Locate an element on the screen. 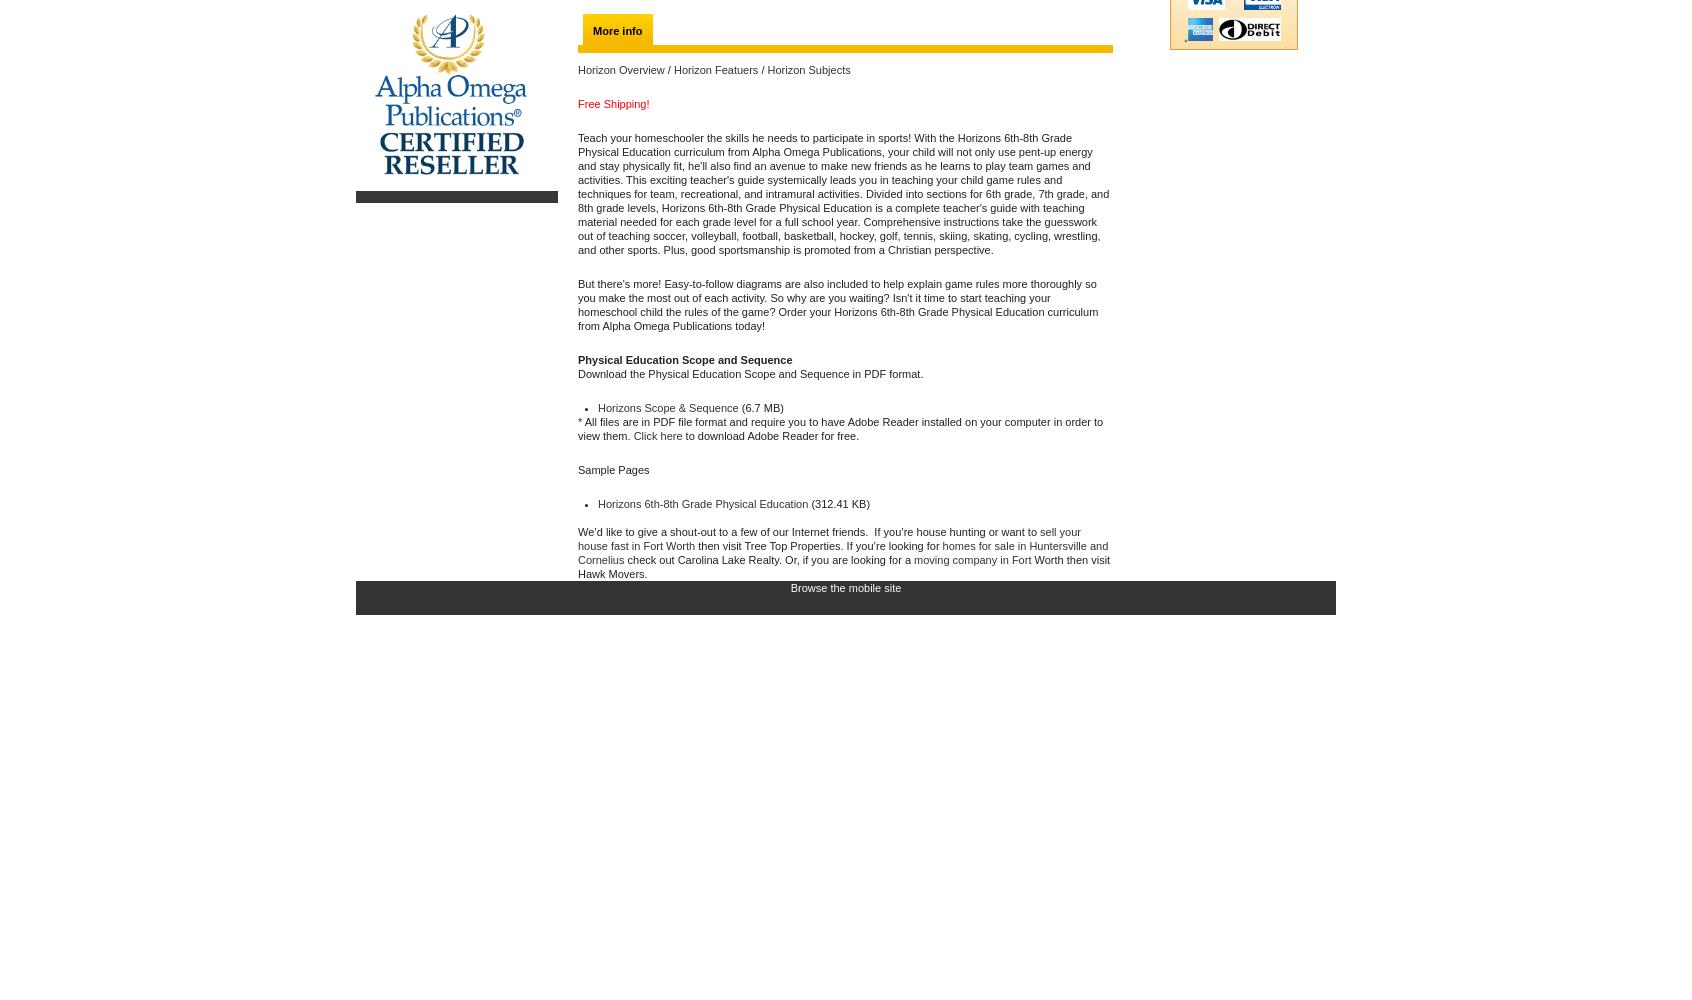  'Horizon Overview' is located at coordinates (619, 69).